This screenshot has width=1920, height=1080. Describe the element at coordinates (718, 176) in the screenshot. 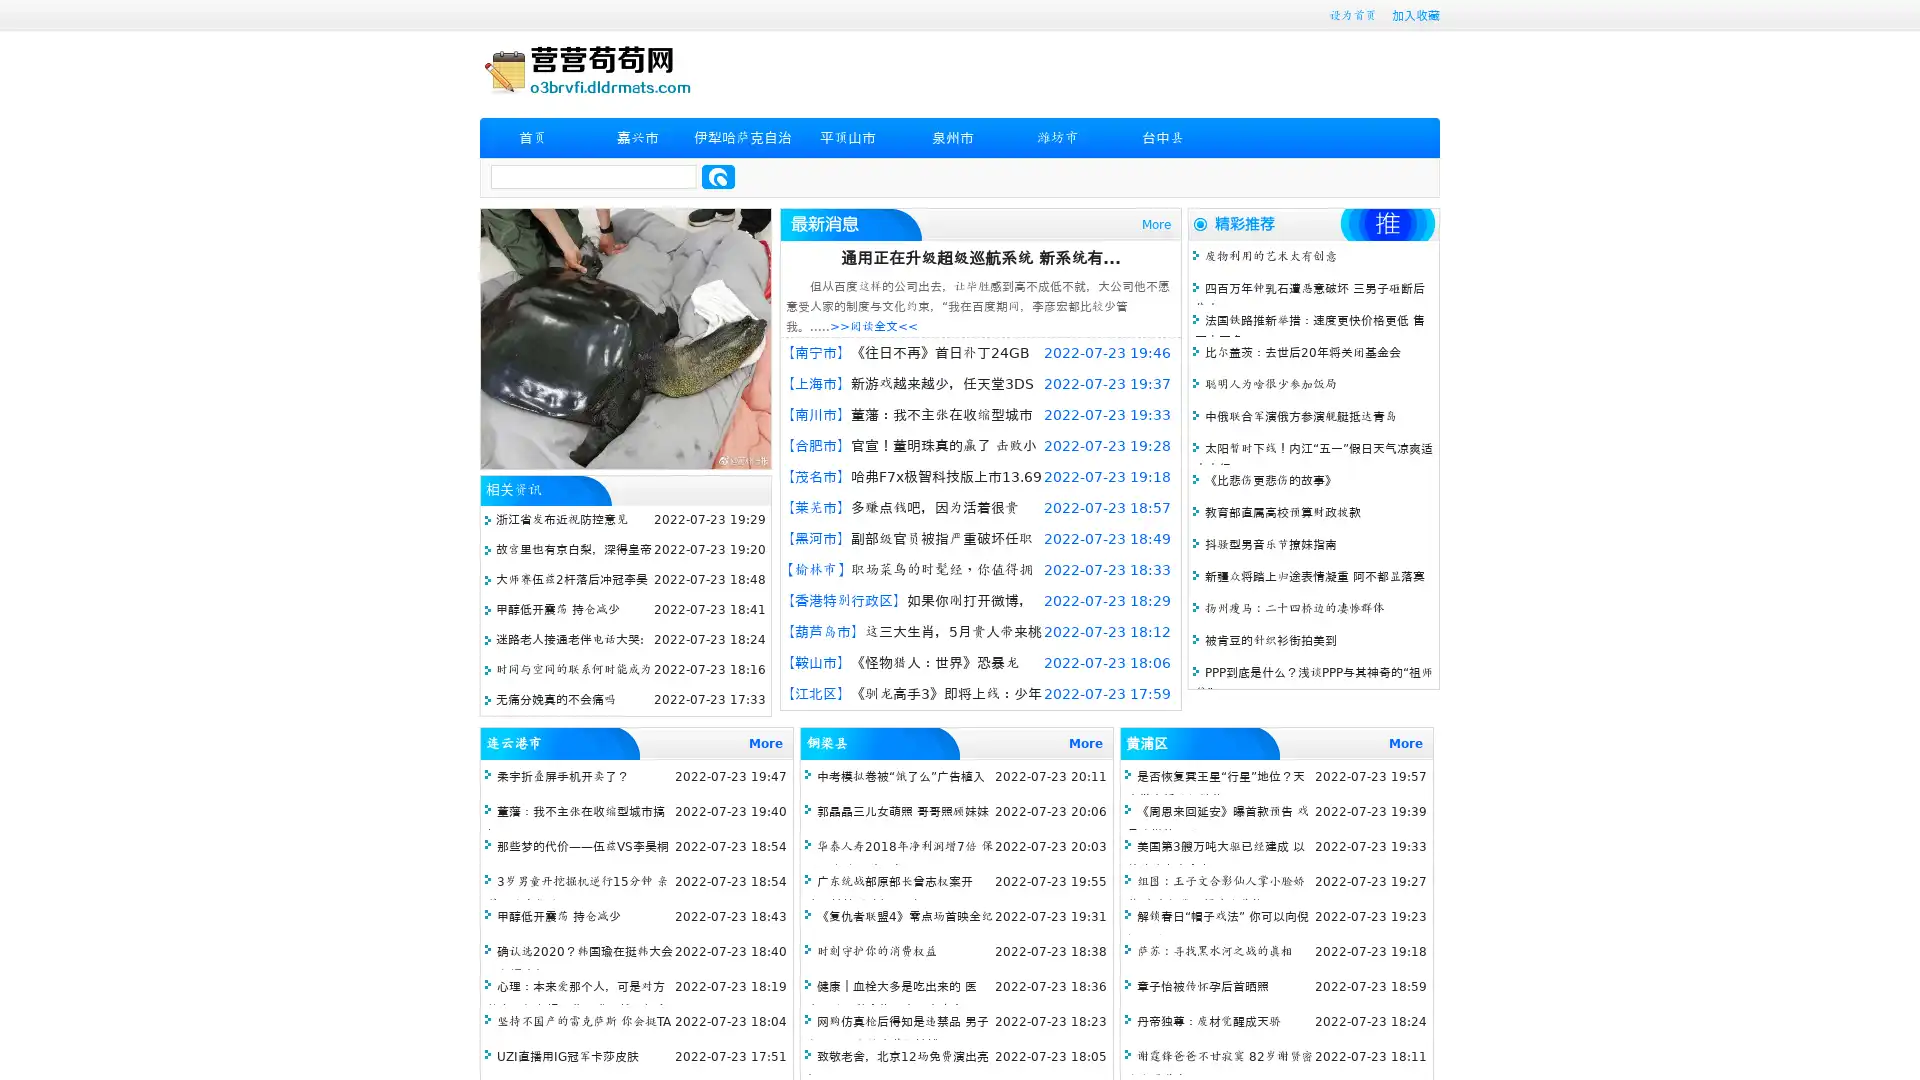

I see `Search` at that location.